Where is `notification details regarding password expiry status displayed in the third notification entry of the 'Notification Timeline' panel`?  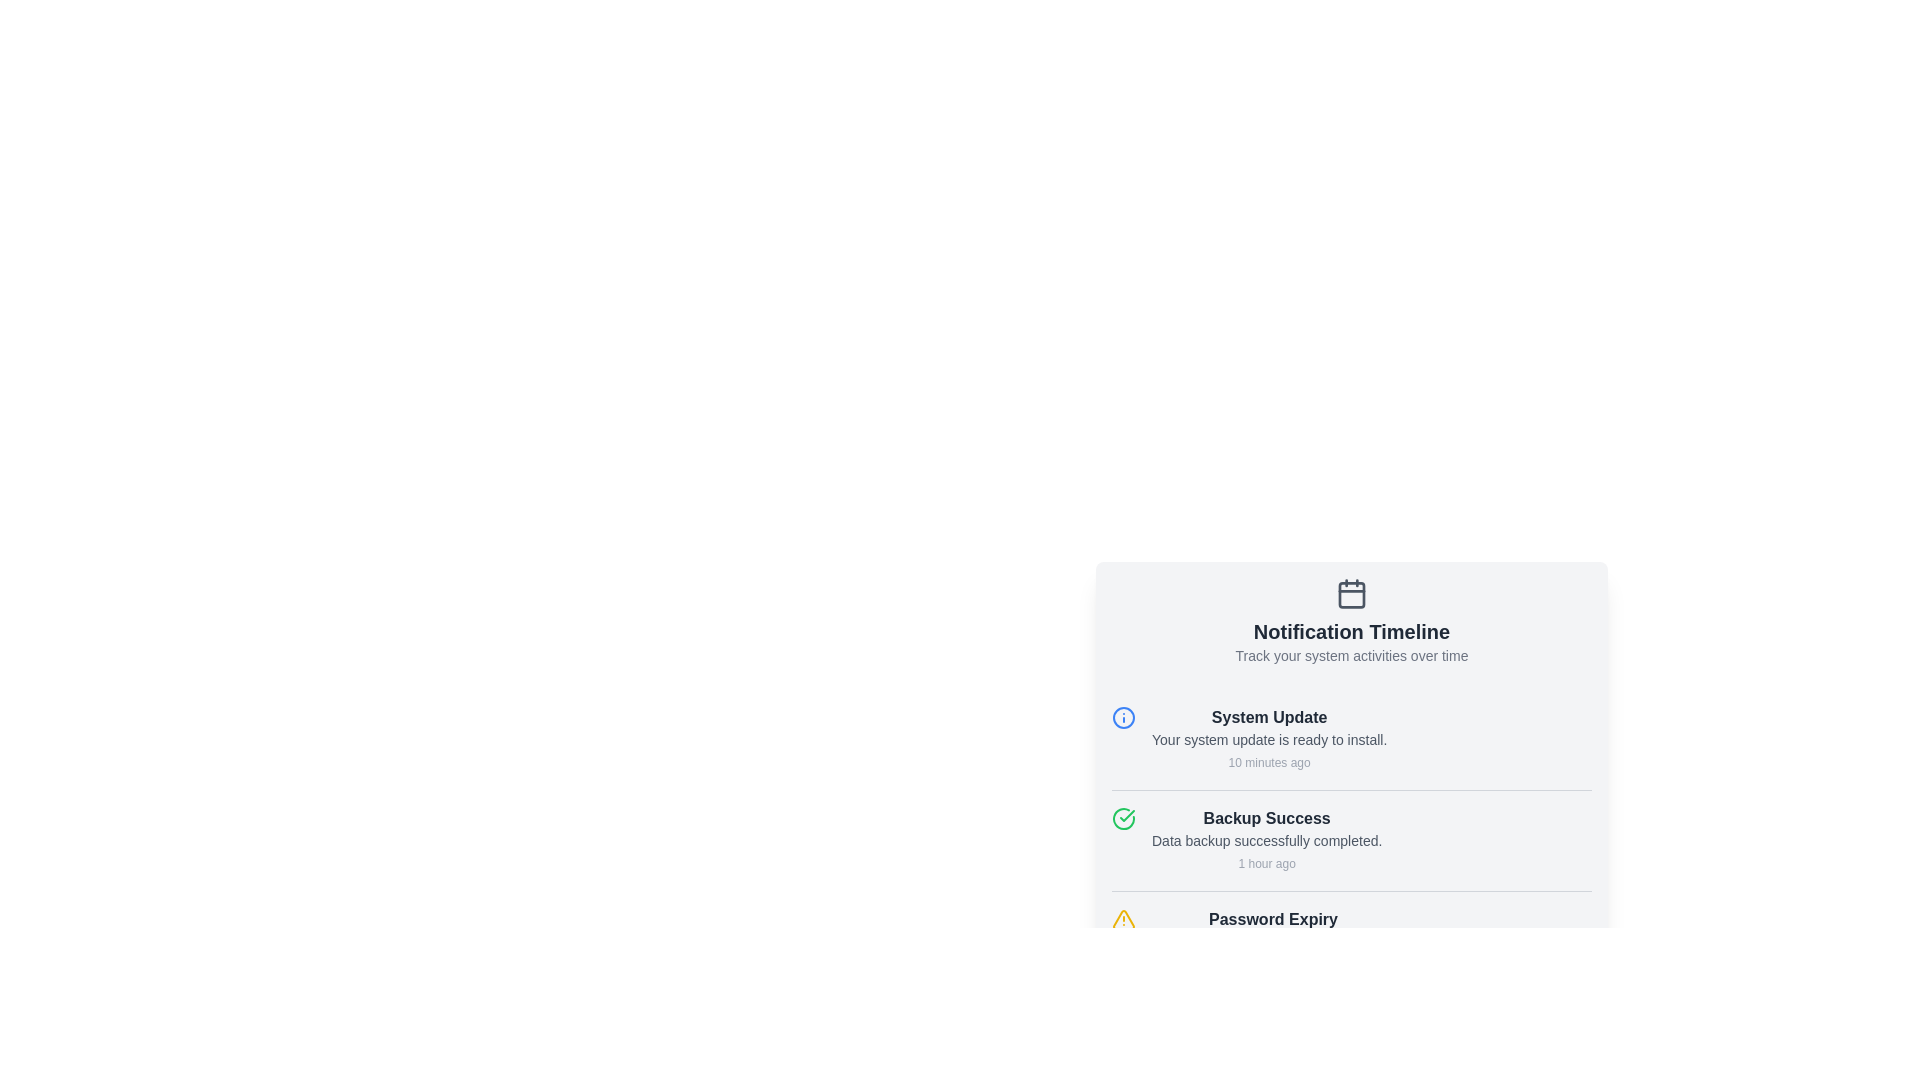 notification details regarding password expiry status displayed in the third notification entry of the 'Notification Timeline' panel is located at coordinates (1272, 941).